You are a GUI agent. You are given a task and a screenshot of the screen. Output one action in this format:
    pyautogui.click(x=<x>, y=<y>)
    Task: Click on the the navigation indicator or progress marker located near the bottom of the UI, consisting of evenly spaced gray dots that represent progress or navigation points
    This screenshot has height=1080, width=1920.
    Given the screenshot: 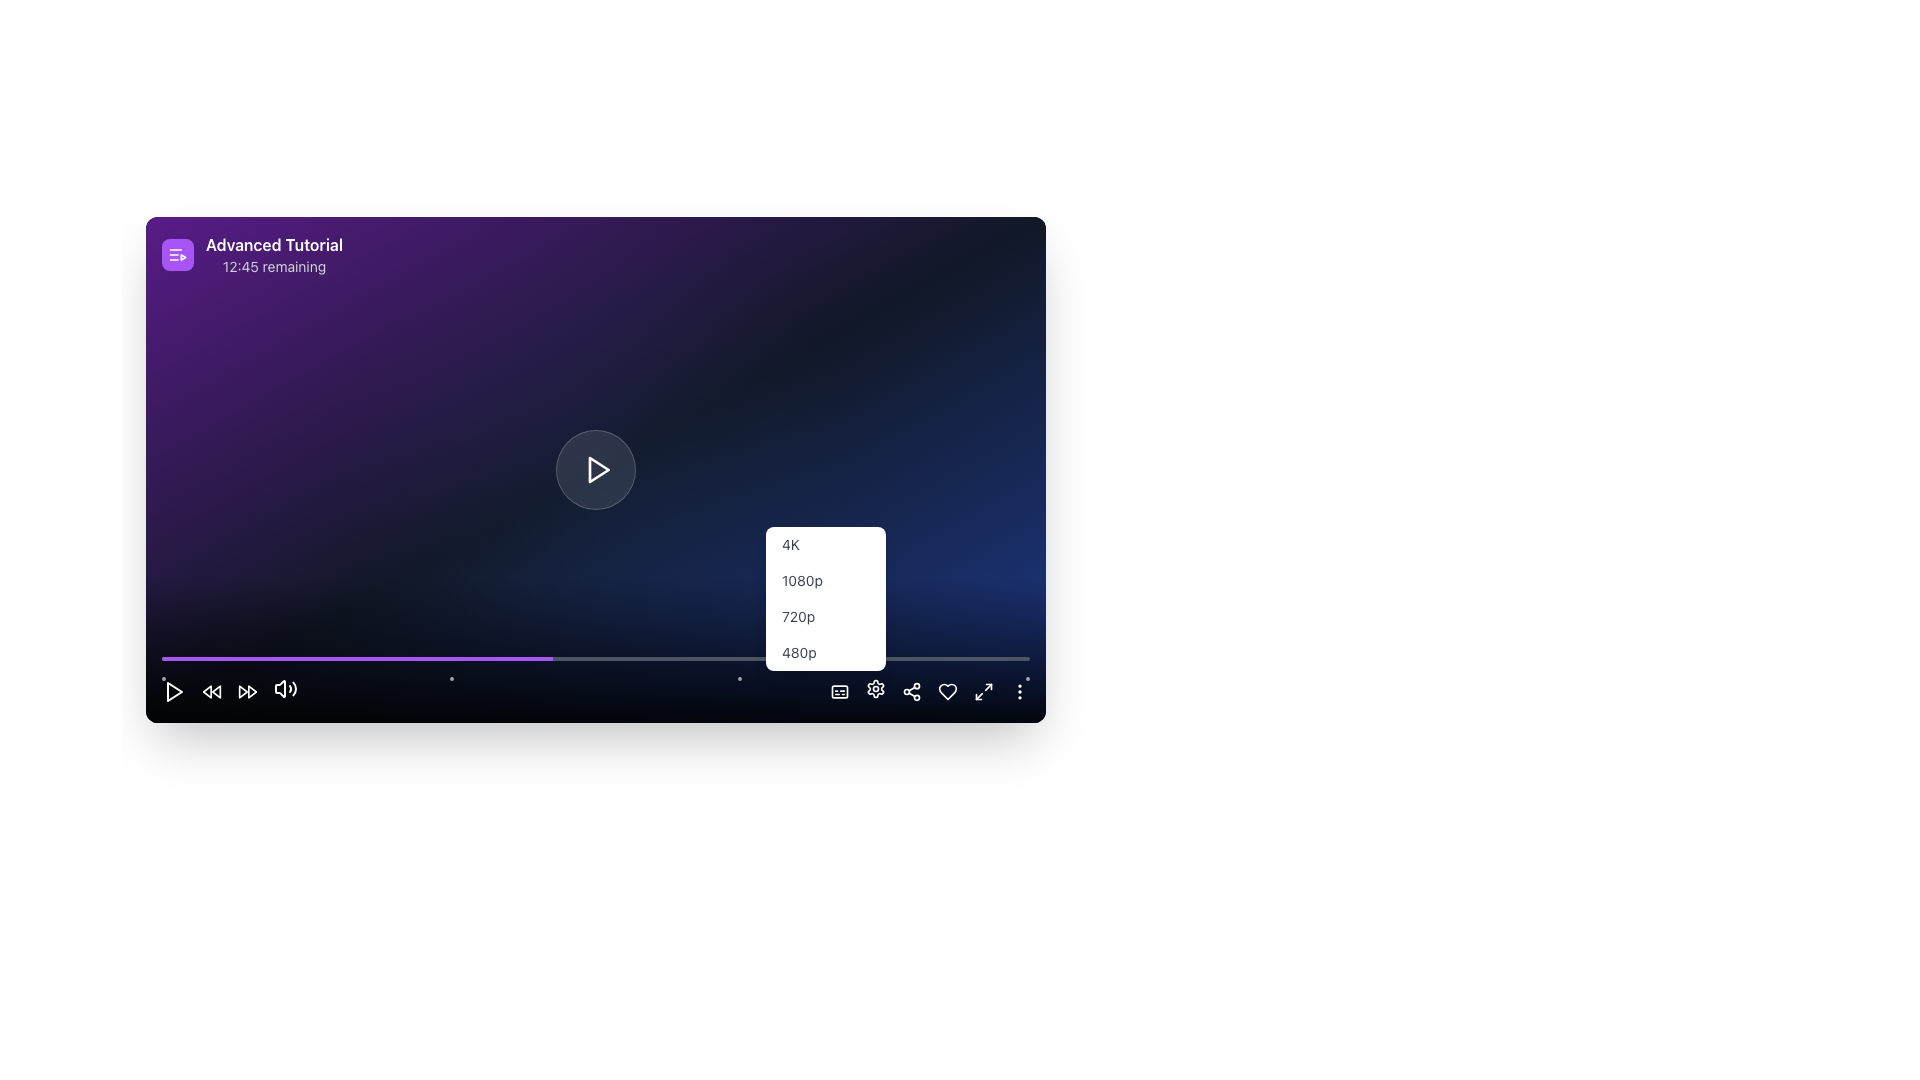 What is the action you would take?
    pyautogui.click(x=594, y=680)
    